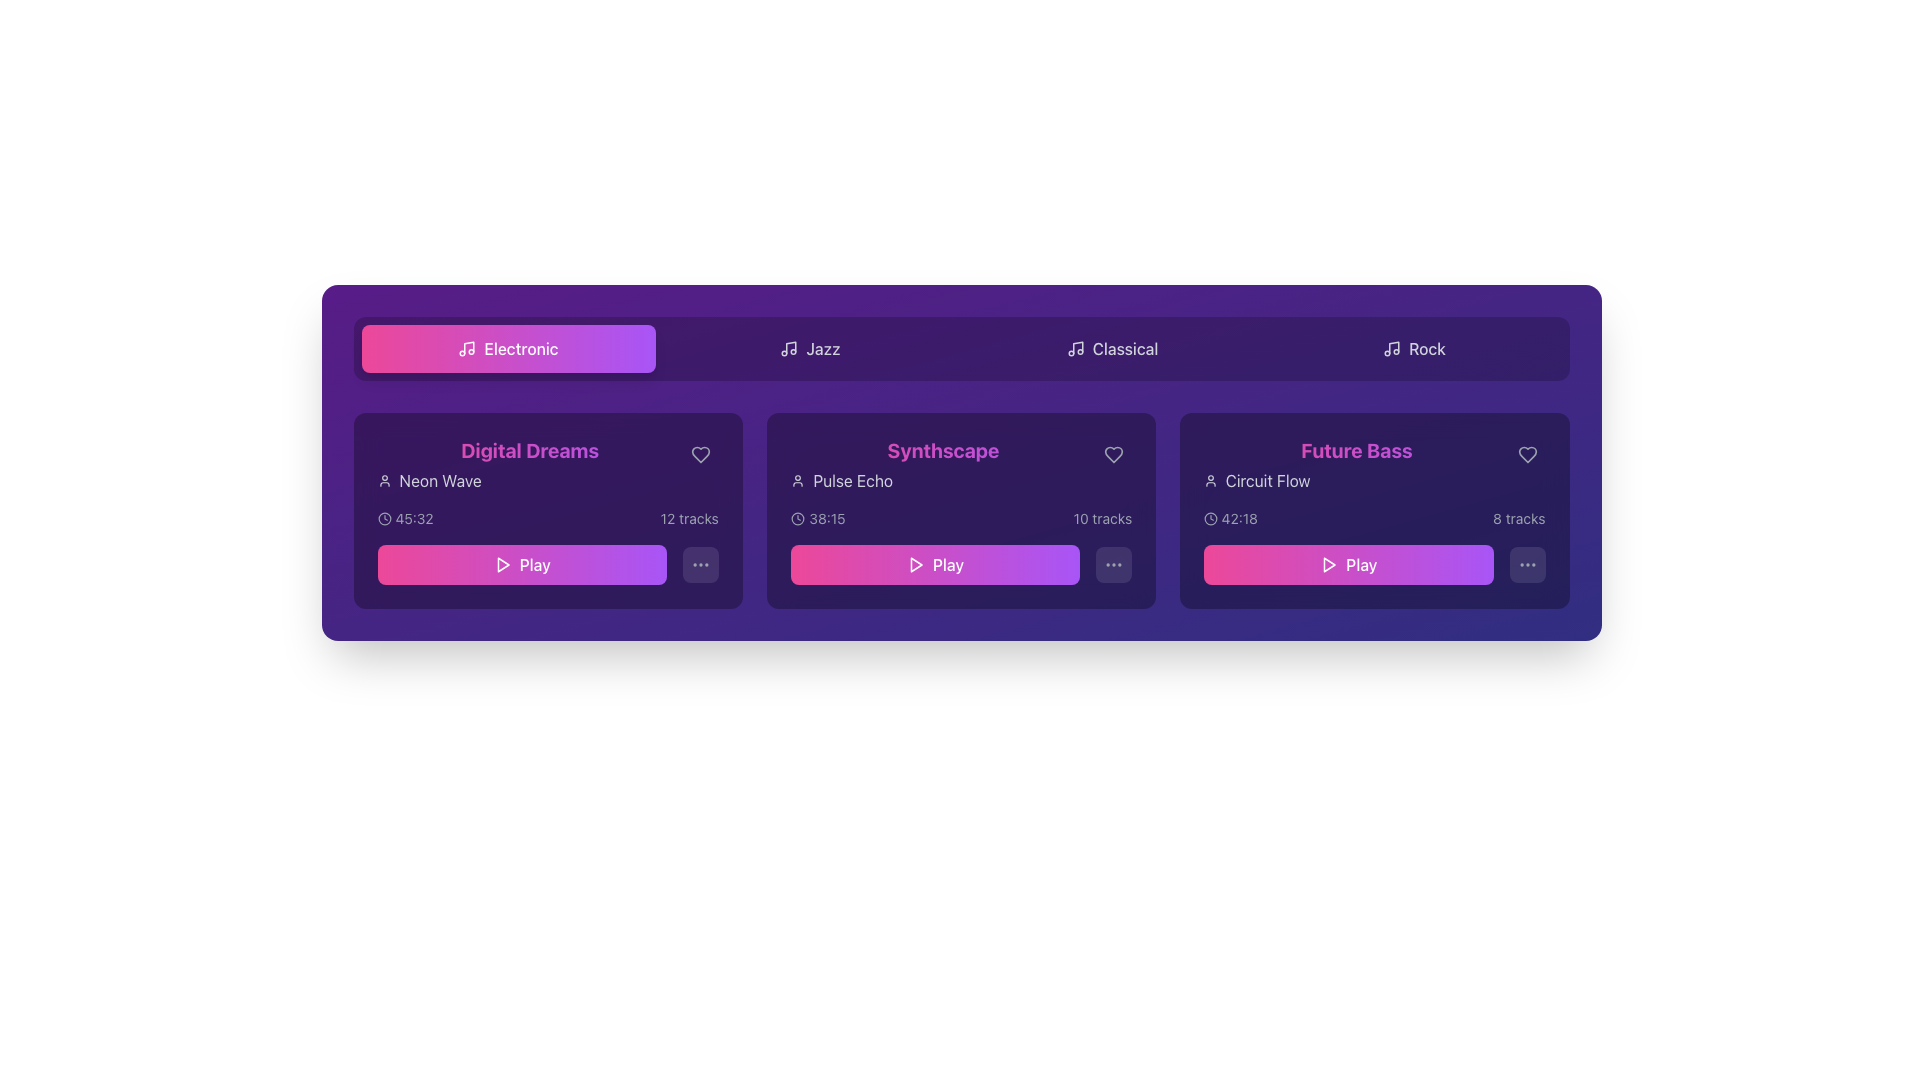 The height and width of the screenshot is (1080, 1920). What do you see at coordinates (1360, 564) in the screenshot?
I see `the text label within the button on the third card labeled 'Future Bass', which is styled with a pink-to-purple gradient` at bounding box center [1360, 564].